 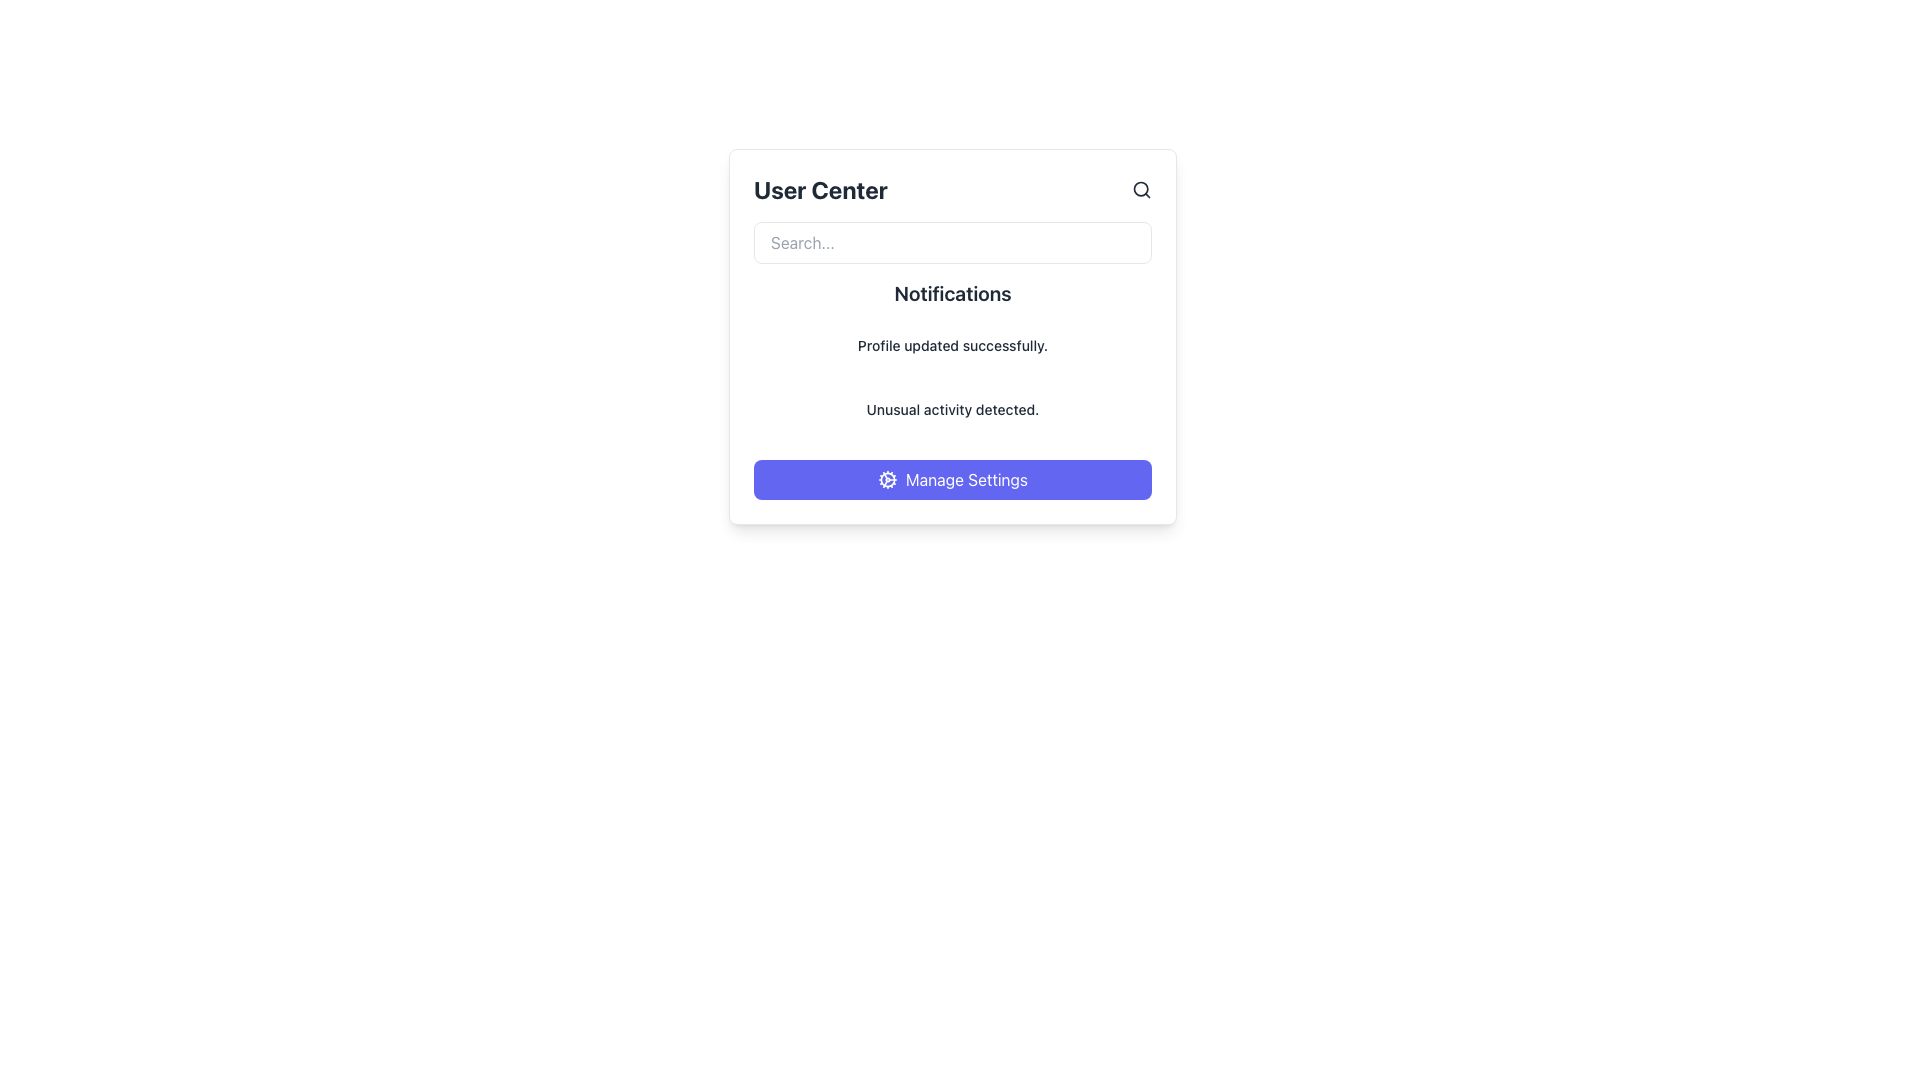 What do you see at coordinates (1141, 189) in the screenshot?
I see `the circular shape representing the lens of the magnifying glass within the search icon located at the top right corner of the 'User Center' modal interface` at bounding box center [1141, 189].